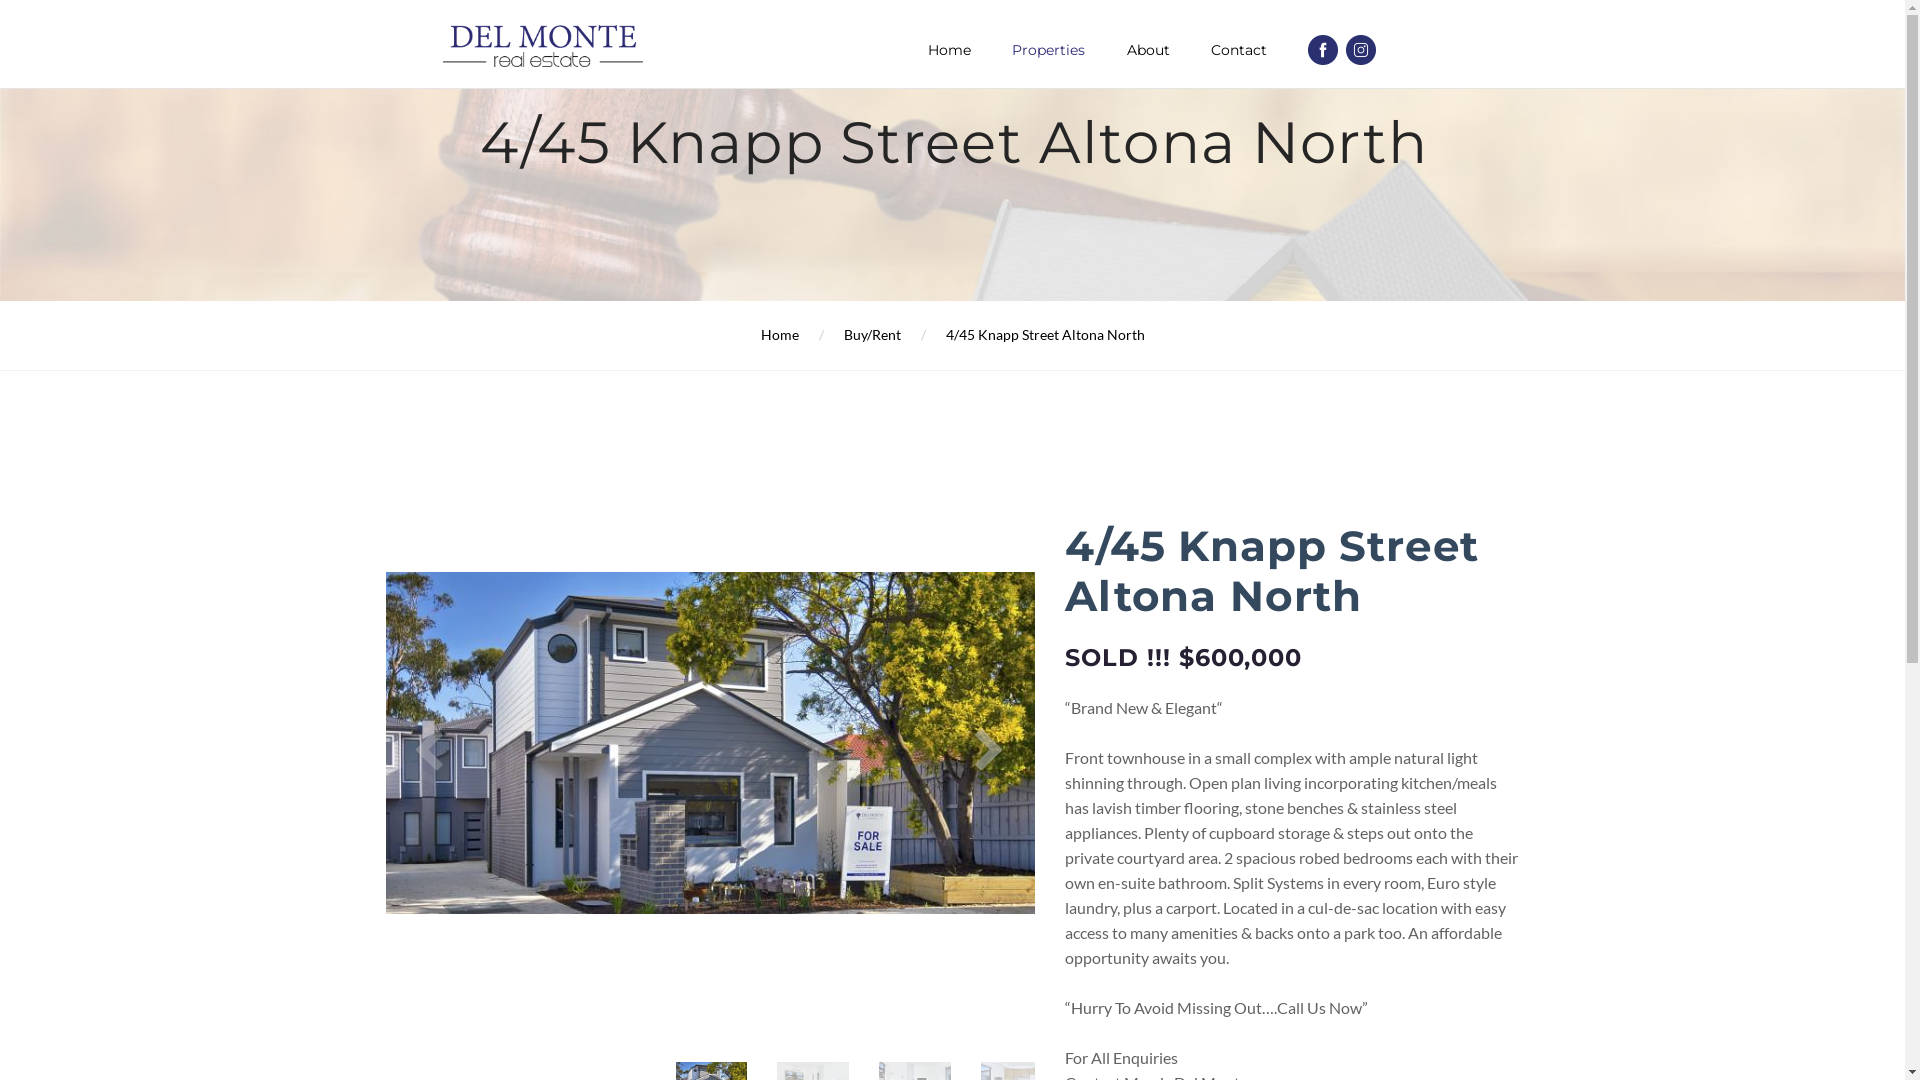 The width and height of the screenshot is (1920, 1080). Describe the element at coordinates (777, 333) in the screenshot. I see `'Home'` at that location.